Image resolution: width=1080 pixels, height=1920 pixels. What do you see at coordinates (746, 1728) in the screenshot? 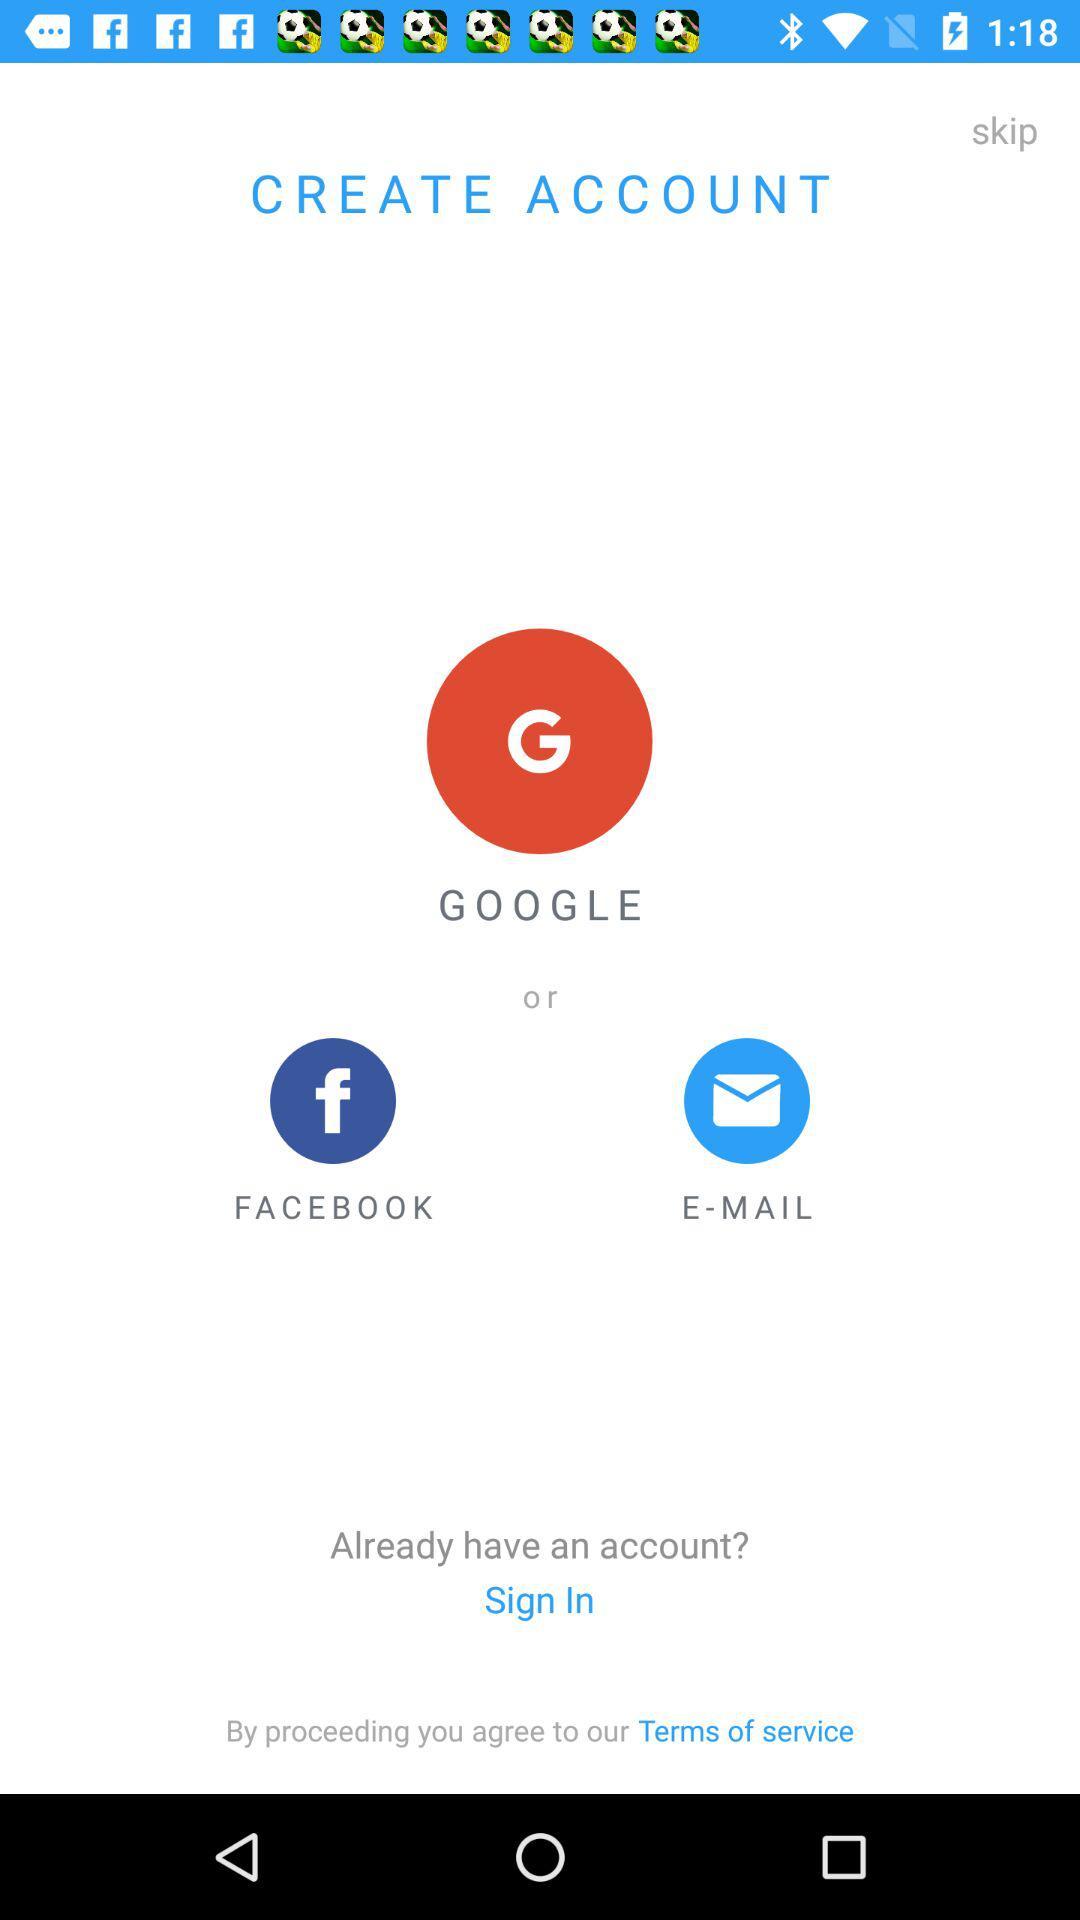
I see `item at the bottom right corner` at bounding box center [746, 1728].